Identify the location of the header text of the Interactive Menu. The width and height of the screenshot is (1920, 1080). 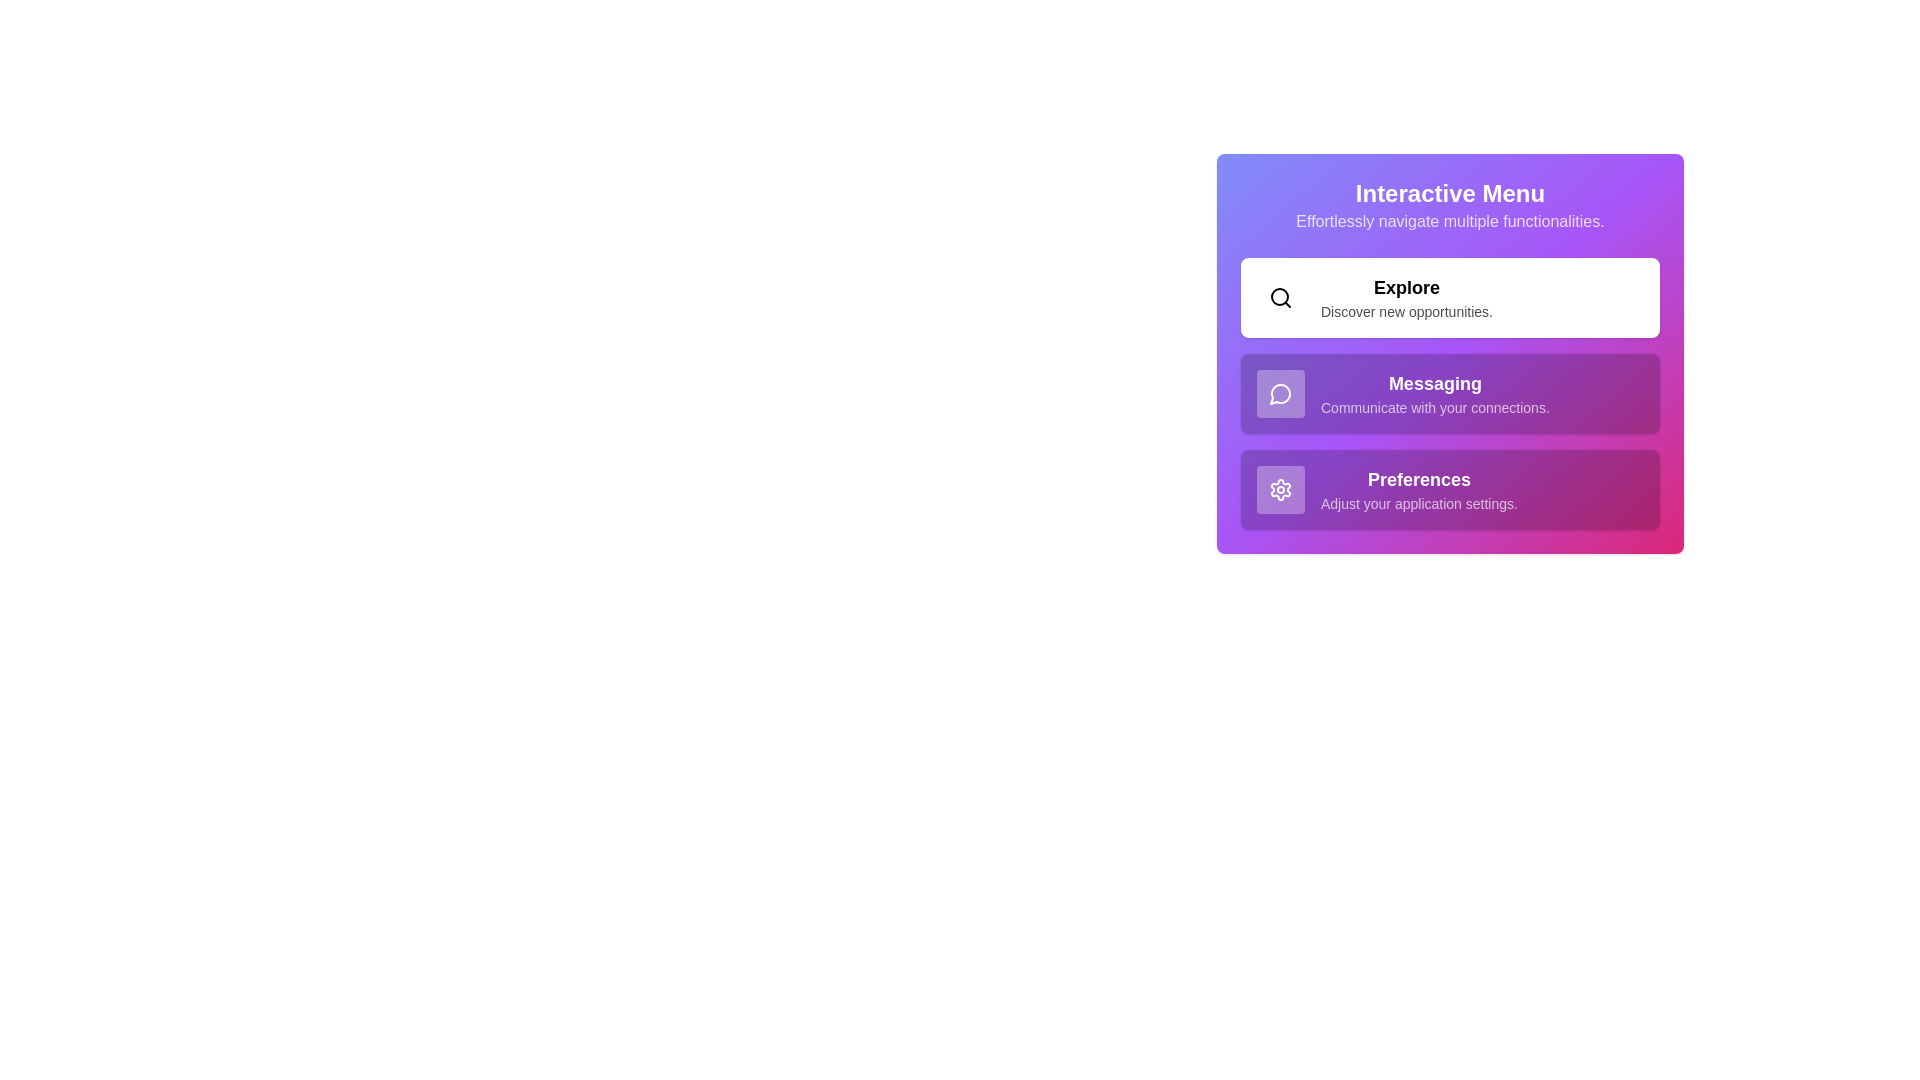
(1450, 193).